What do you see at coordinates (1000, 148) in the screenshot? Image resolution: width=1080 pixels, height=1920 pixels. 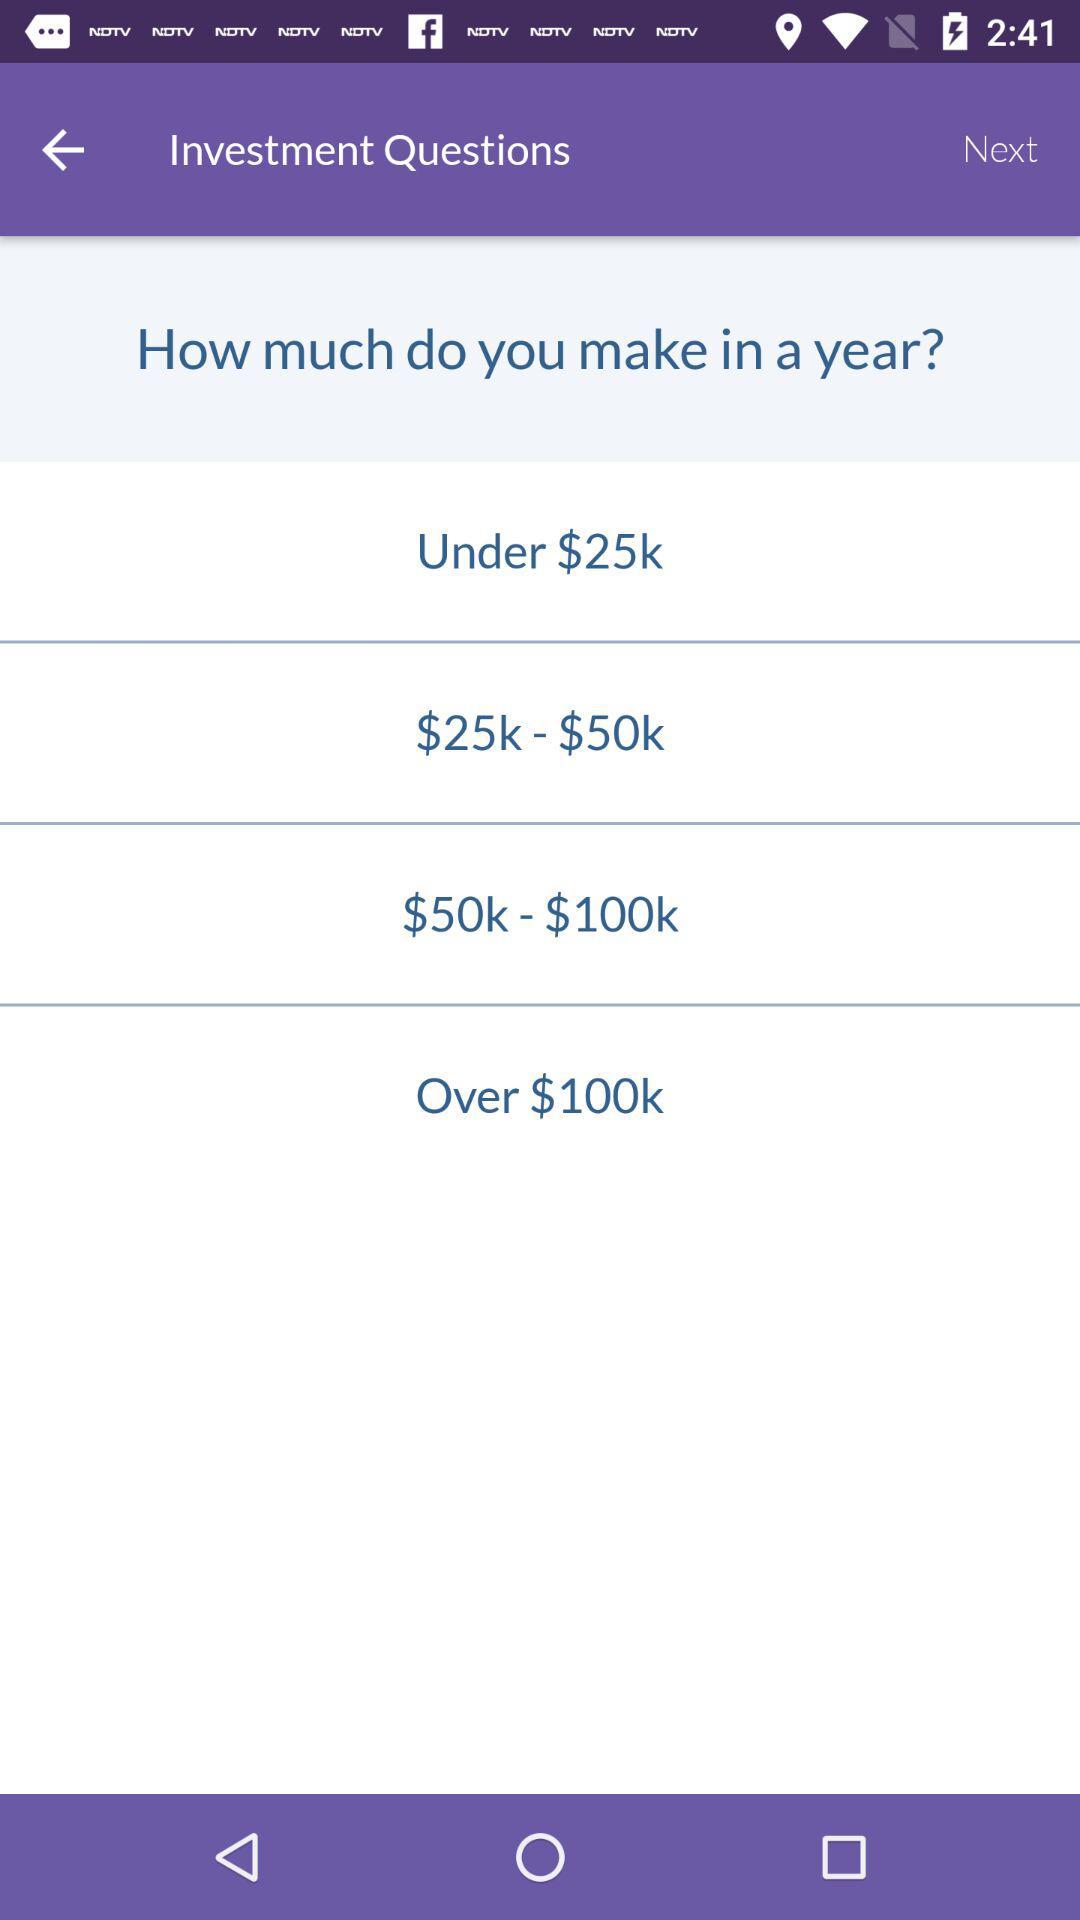 I see `the icon at the top right corner` at bounding box center [1000, 148].